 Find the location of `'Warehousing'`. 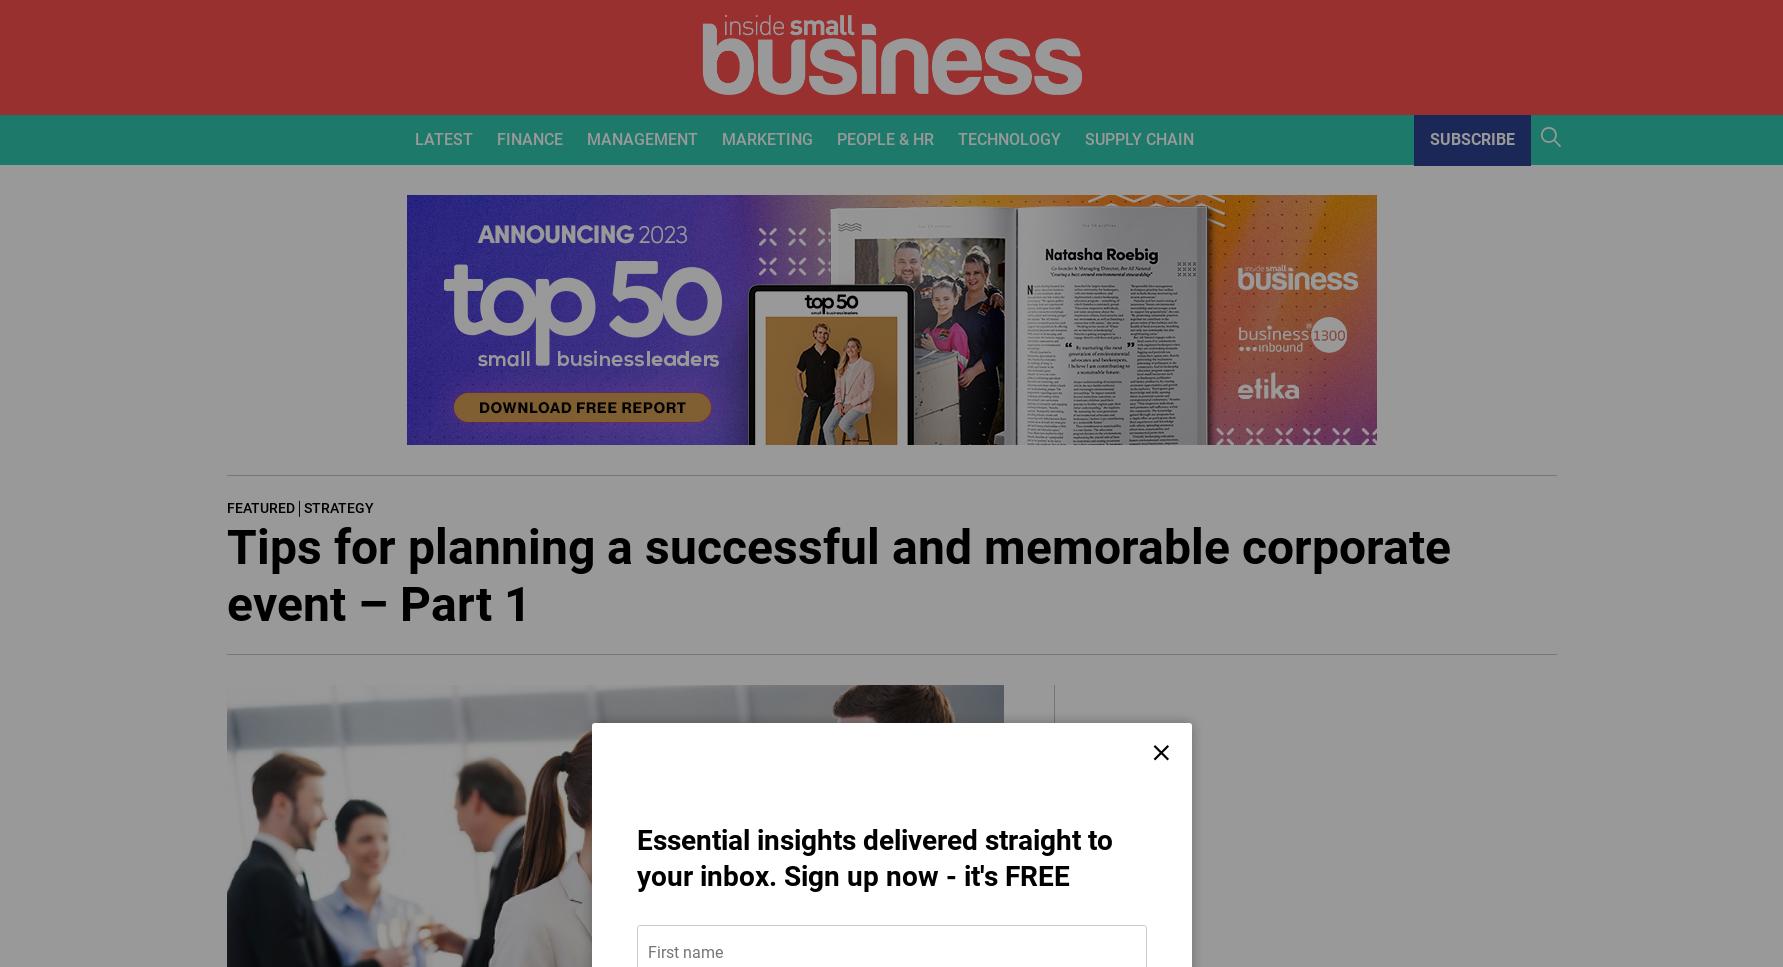

'Warehousing' is located at coordinates (1293, 242).